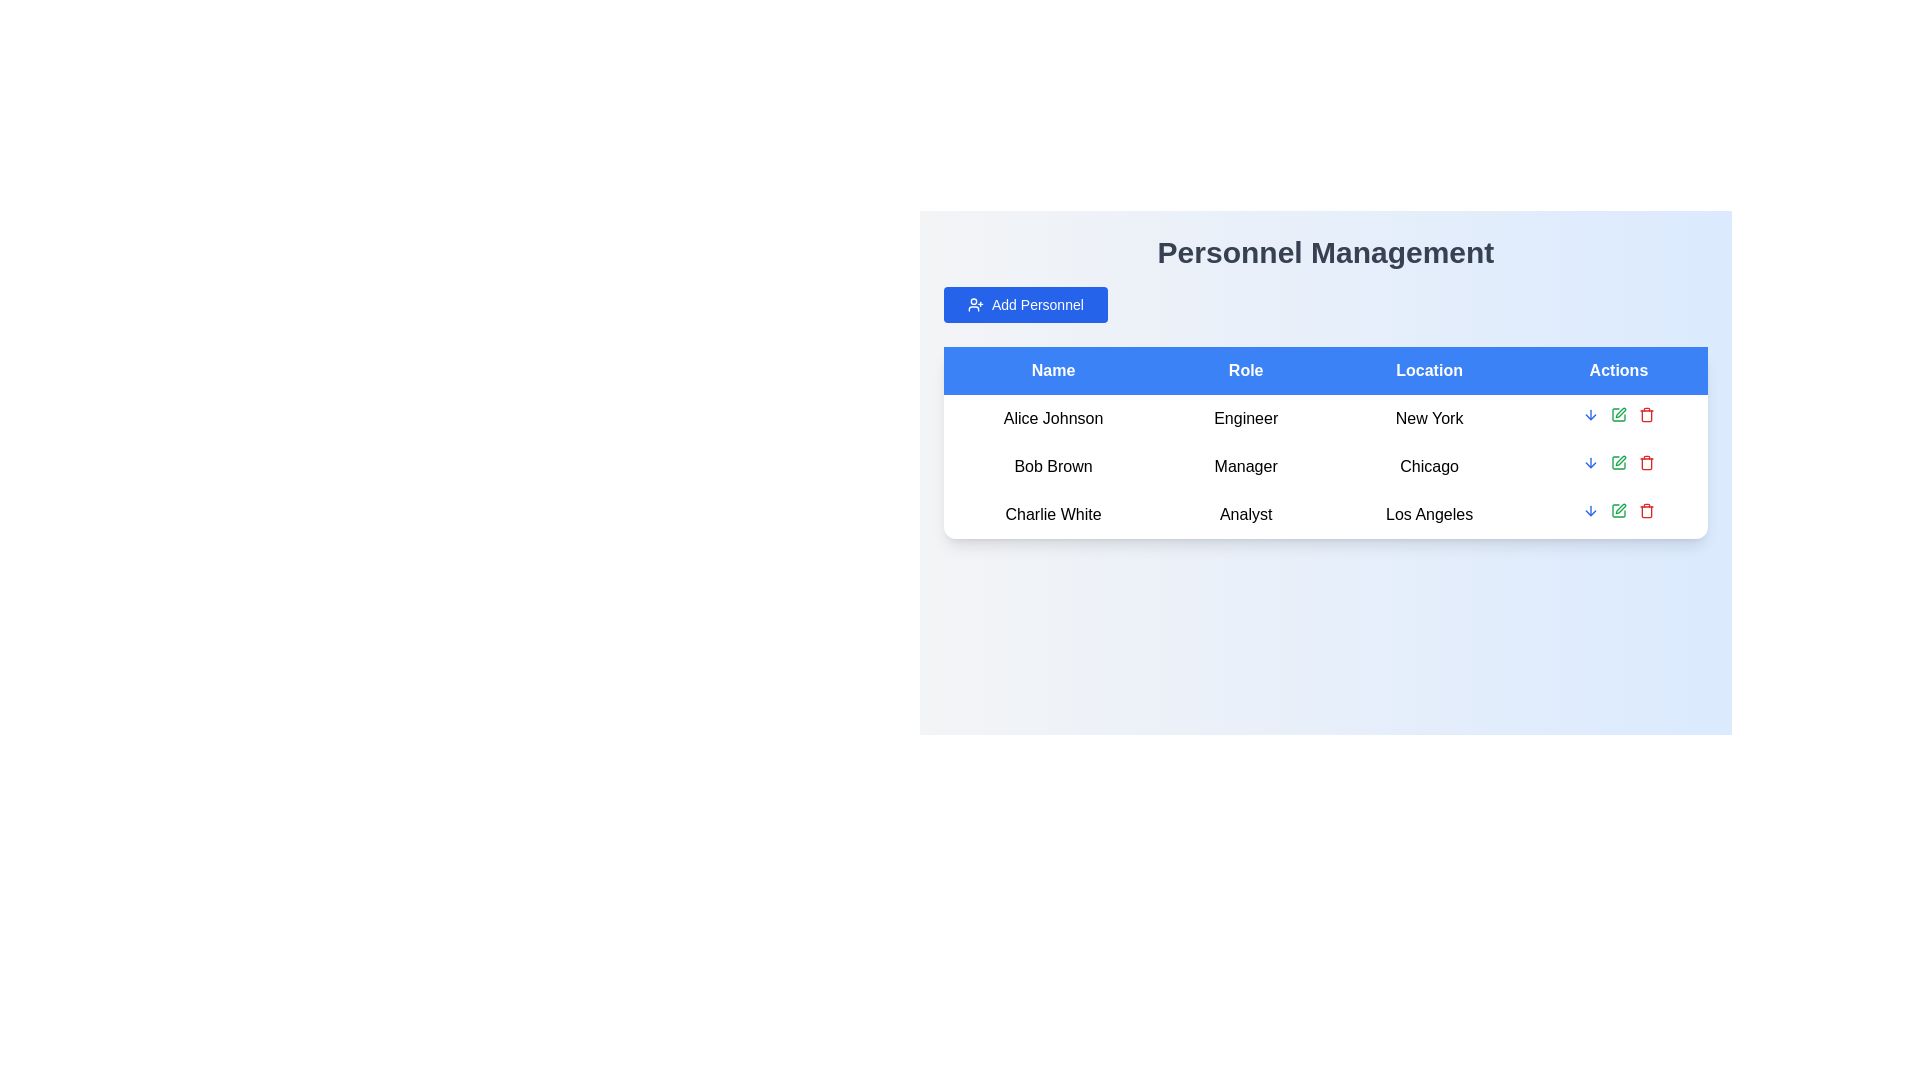 Image resolution: width=1920 pixels, height=1080 pixels. Describe the element at coordinates (1618, 509) in the screenshot. I see `the Button icon styled as a pen for editing purposes located in the third row of the 'Actions' column in the 'Personnel Management' table for accessibility` at that location.